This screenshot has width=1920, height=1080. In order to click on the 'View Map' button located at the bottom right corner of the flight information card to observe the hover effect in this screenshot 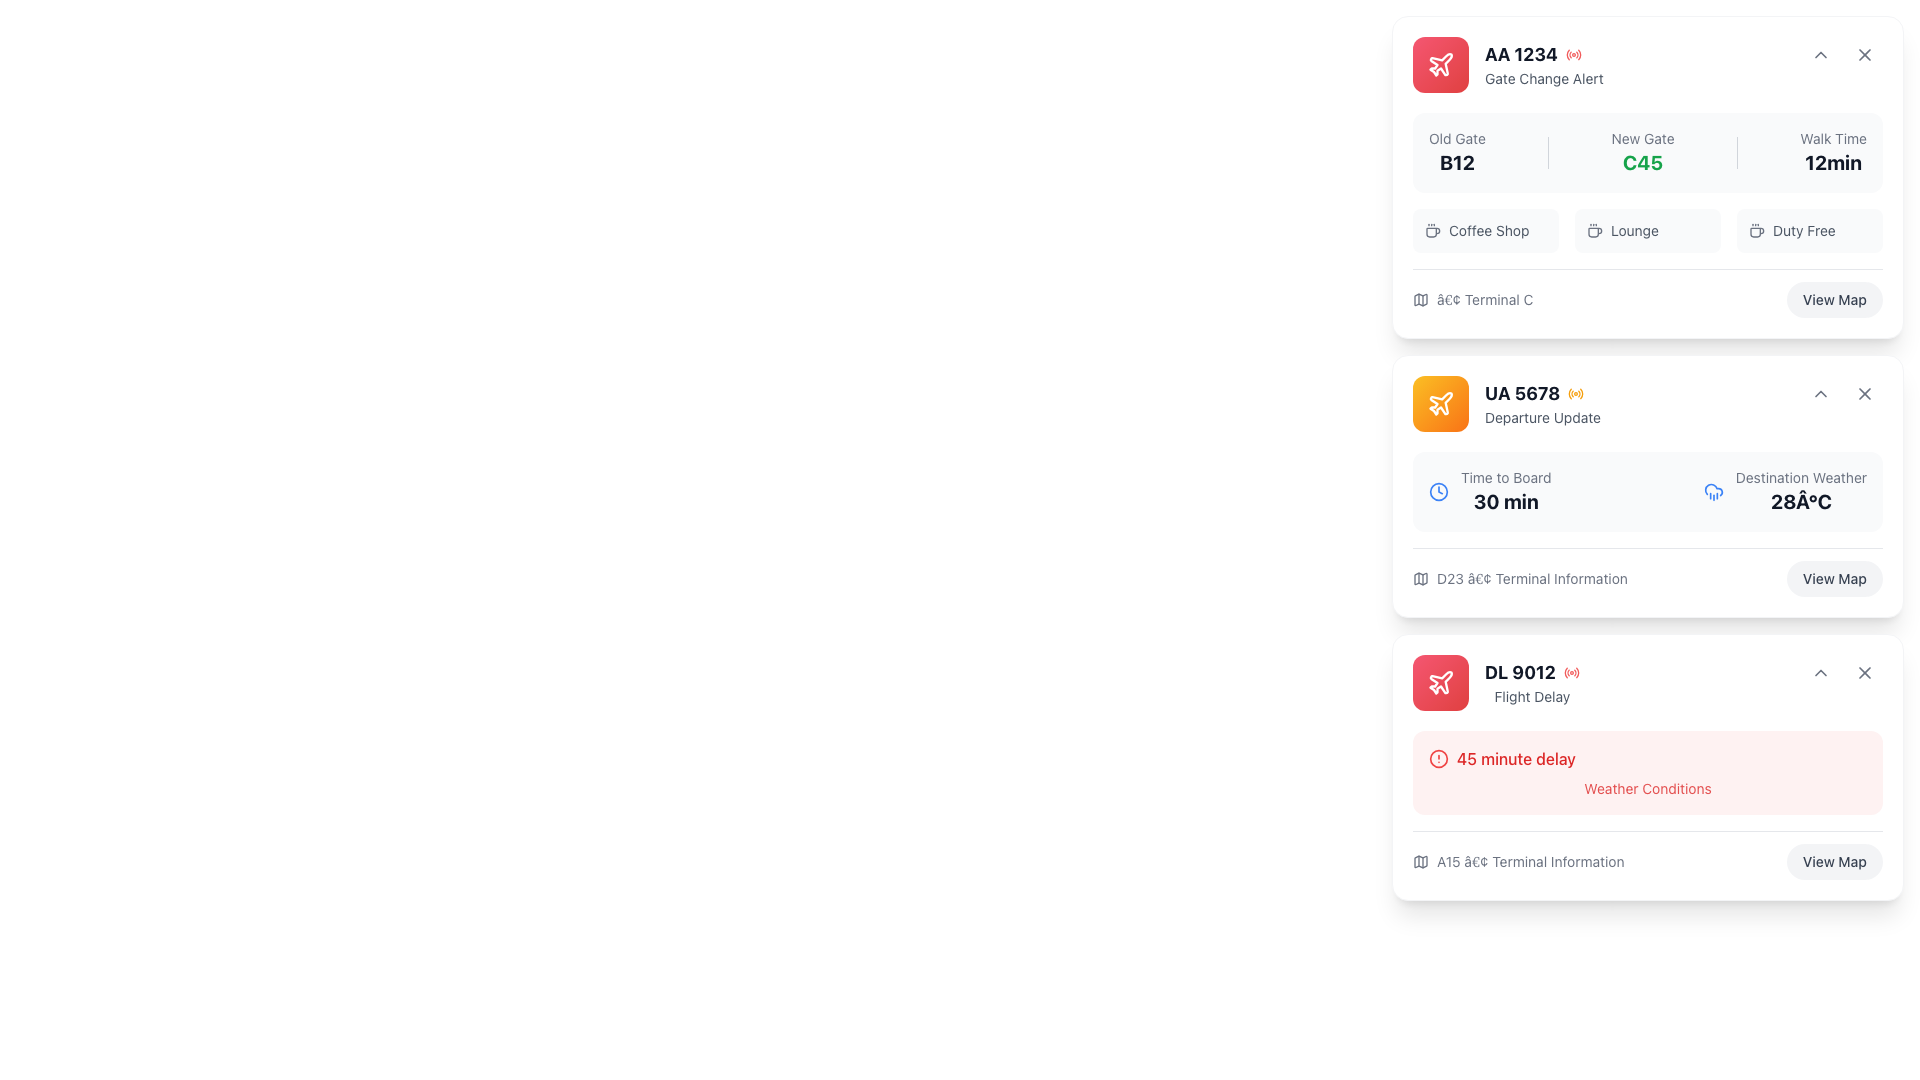, I will do `click(1834, 300)`.